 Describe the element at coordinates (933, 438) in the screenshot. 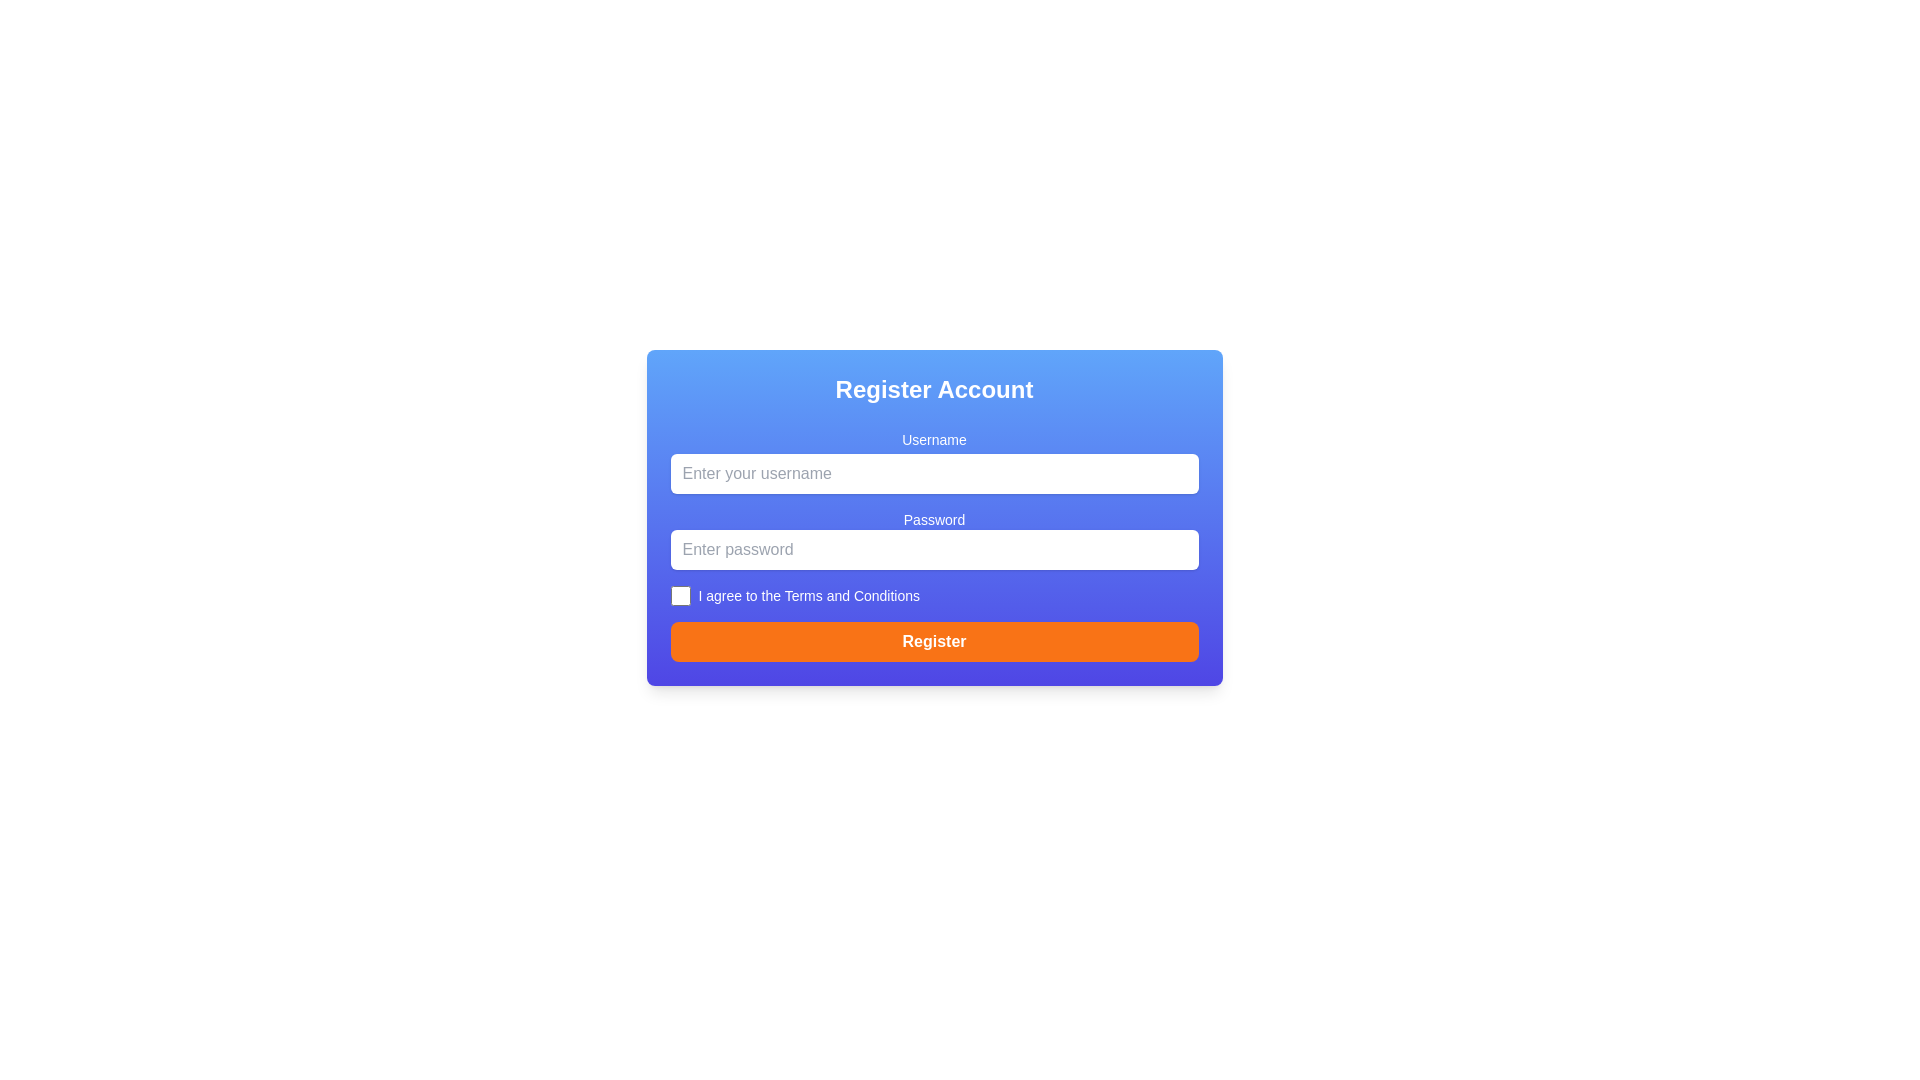

I see `the 'Username' text label, which is displayed in white on a blue background and is positioned above the username input field in the registration panel` at that location.